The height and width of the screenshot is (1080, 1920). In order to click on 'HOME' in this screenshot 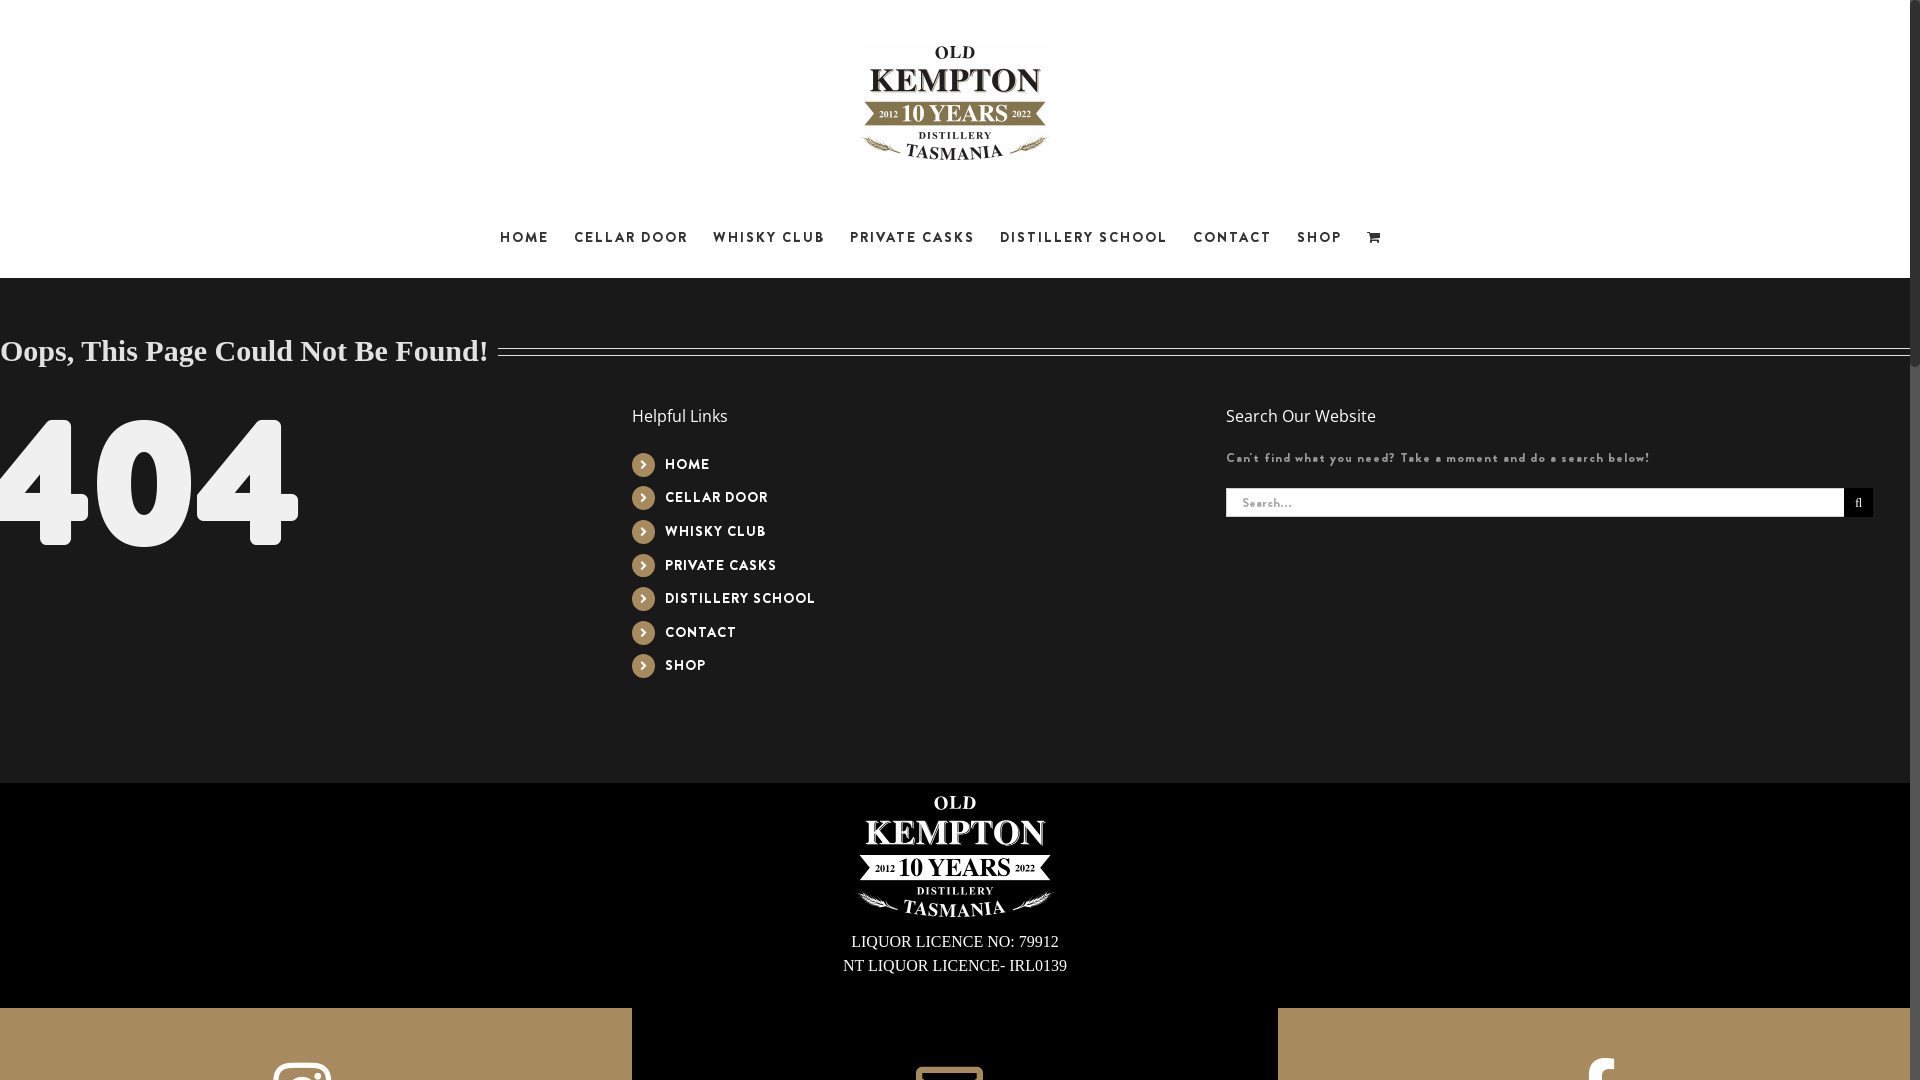, I will do `click(687, 463)`.